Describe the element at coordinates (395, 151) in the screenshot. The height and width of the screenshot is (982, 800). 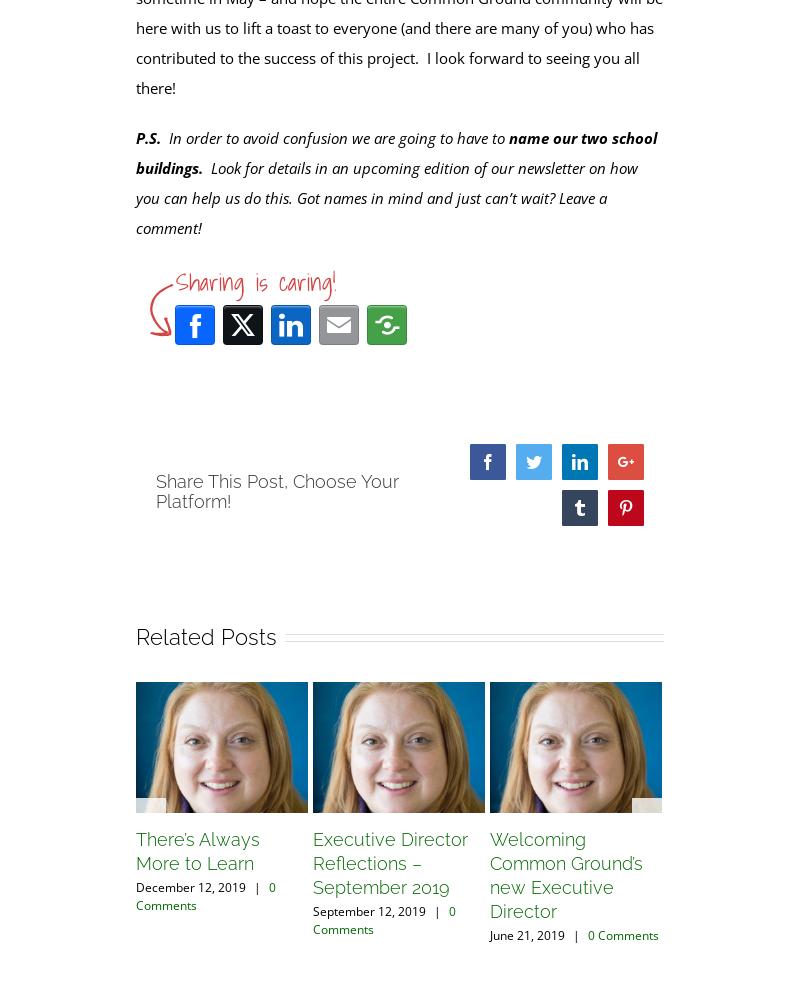
I see `'name our two school buildings.'` at that location.